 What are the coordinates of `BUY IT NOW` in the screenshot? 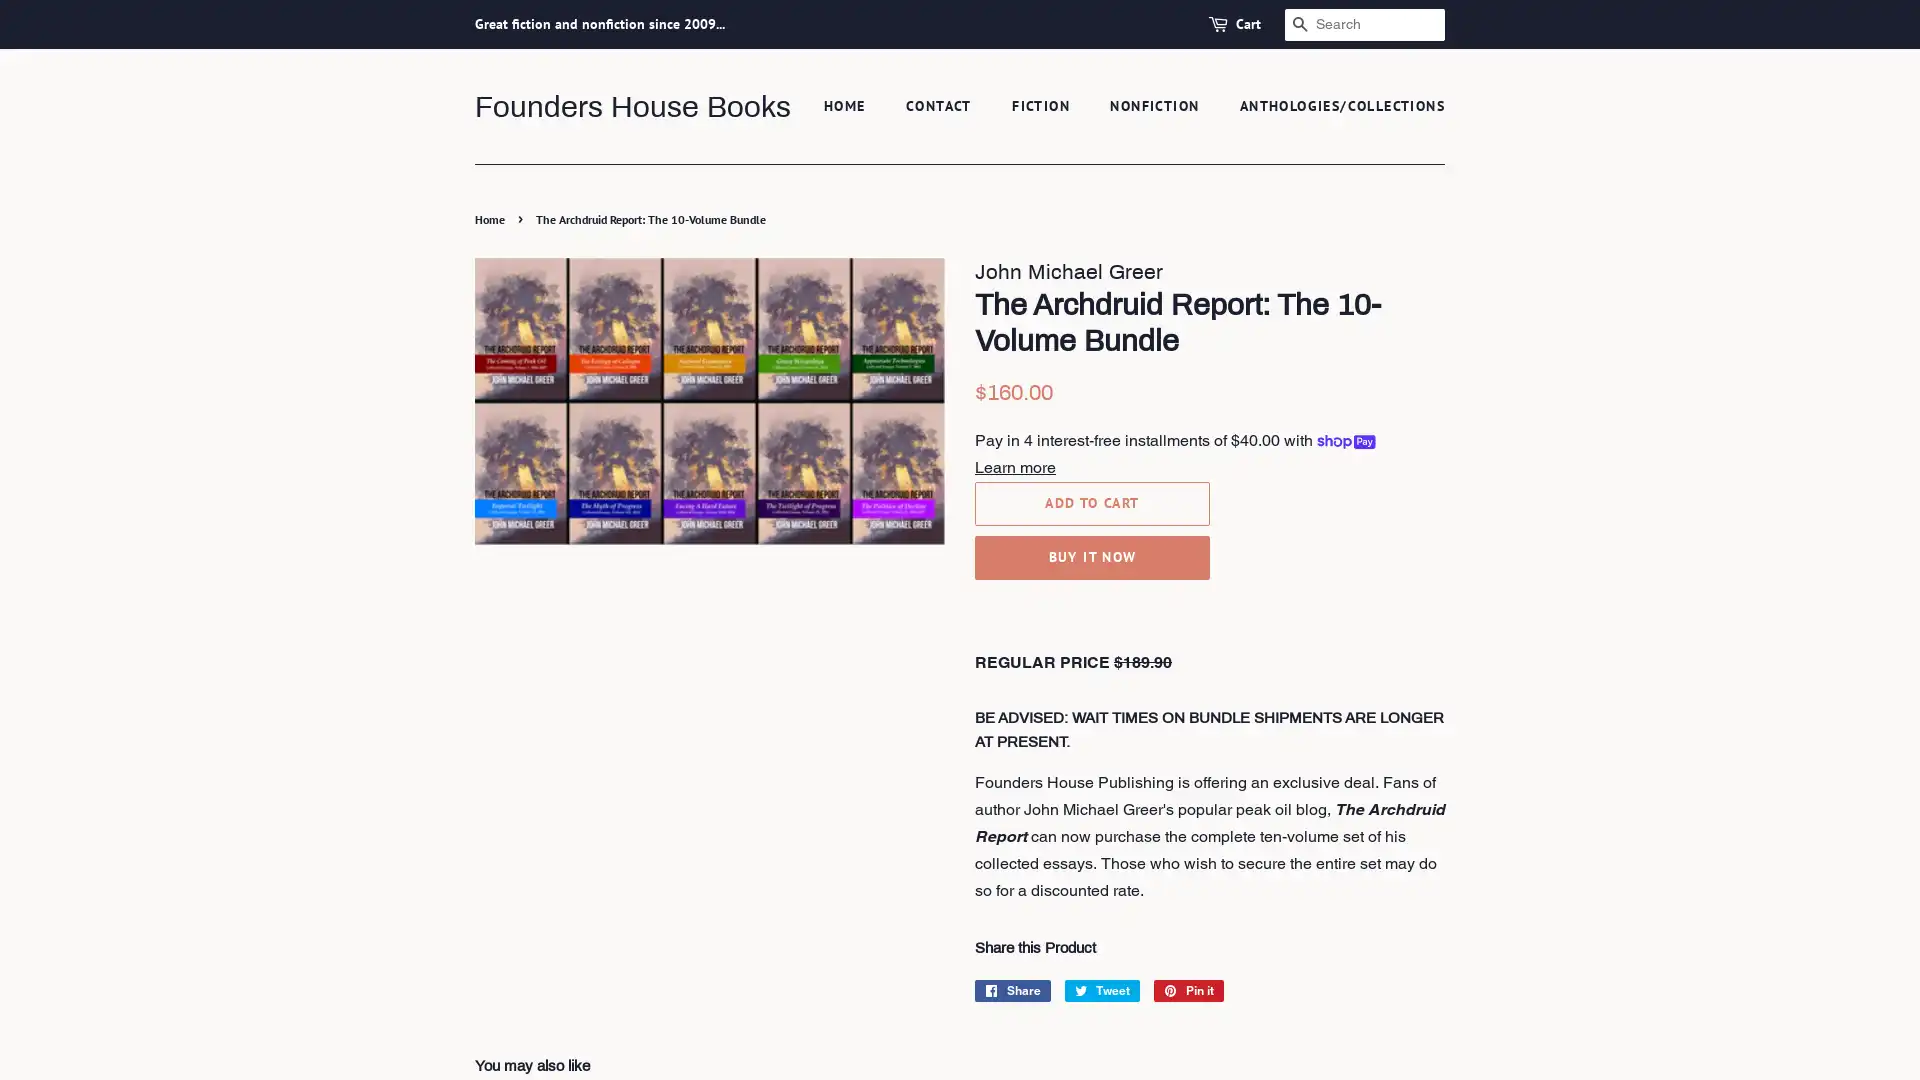 It's located at (1091, 556).